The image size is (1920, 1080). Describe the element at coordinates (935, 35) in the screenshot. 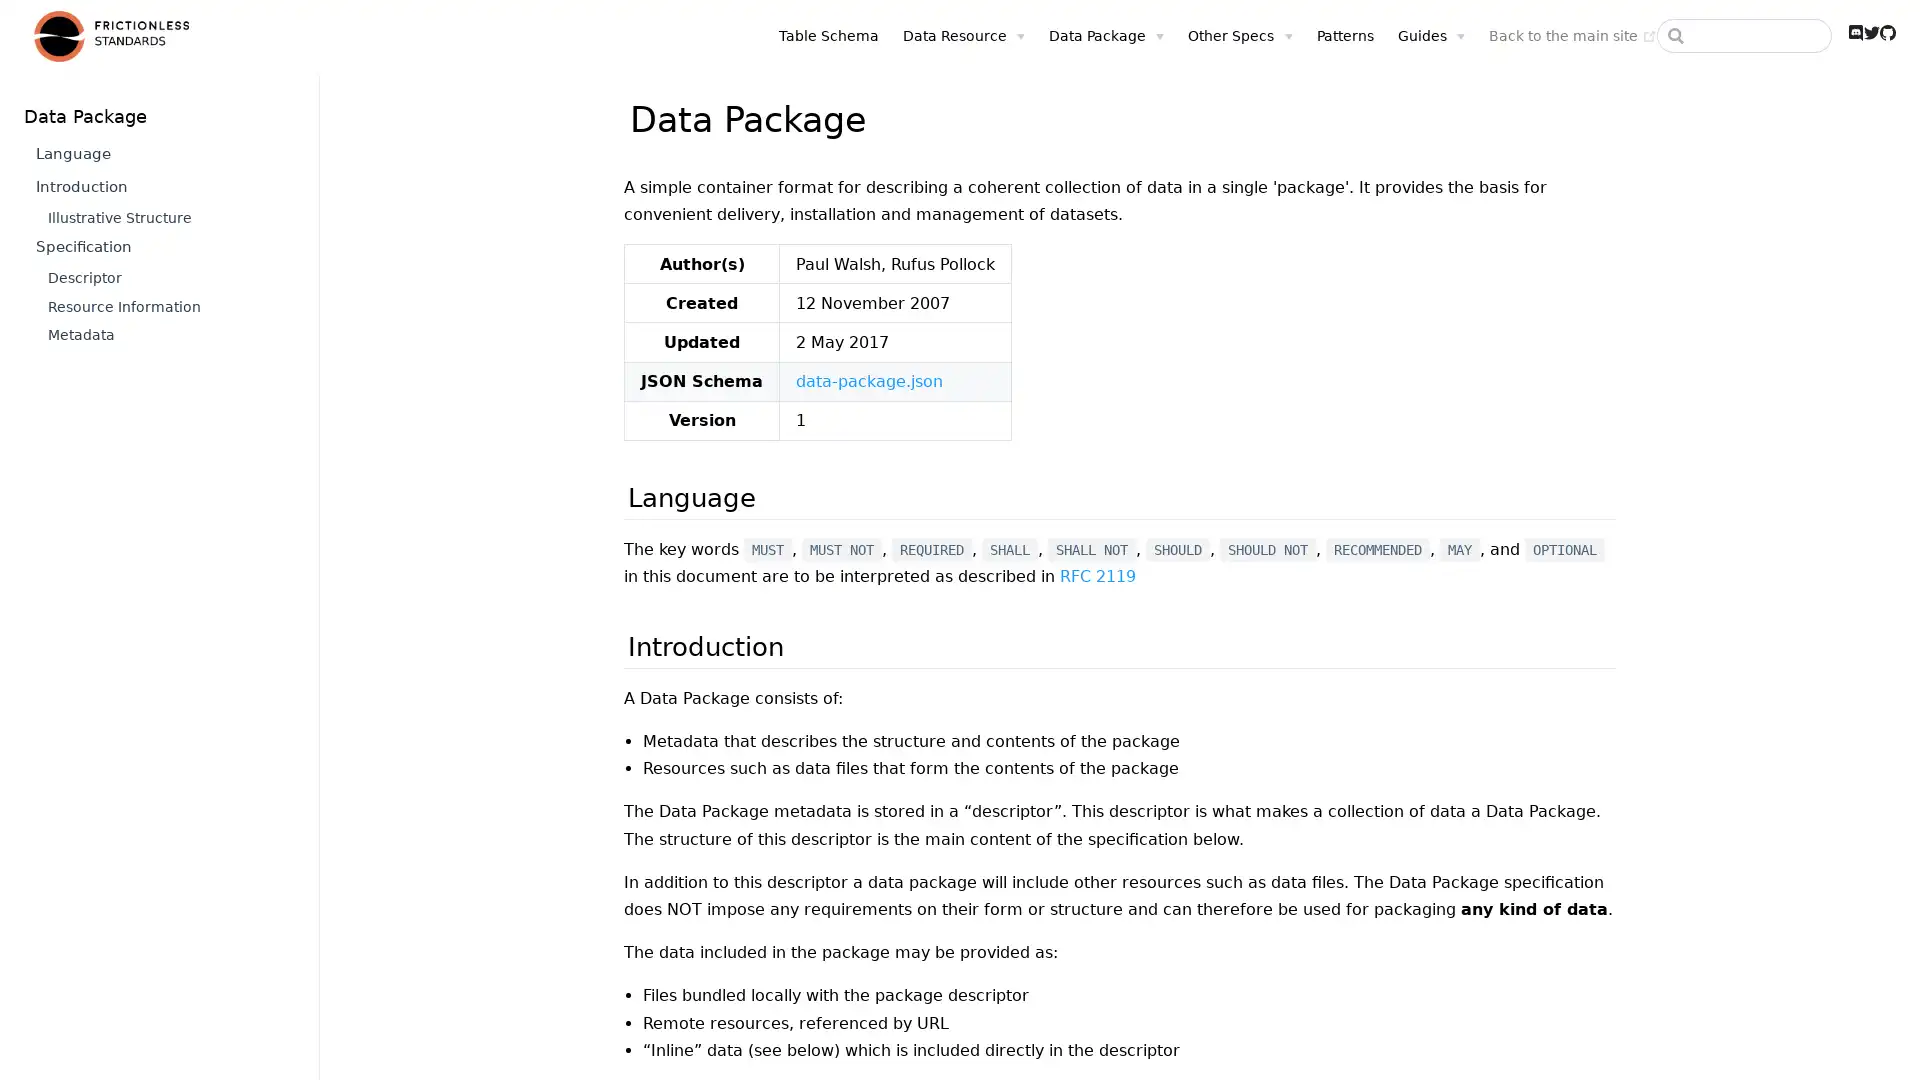

I see `Data Resource` at that location.